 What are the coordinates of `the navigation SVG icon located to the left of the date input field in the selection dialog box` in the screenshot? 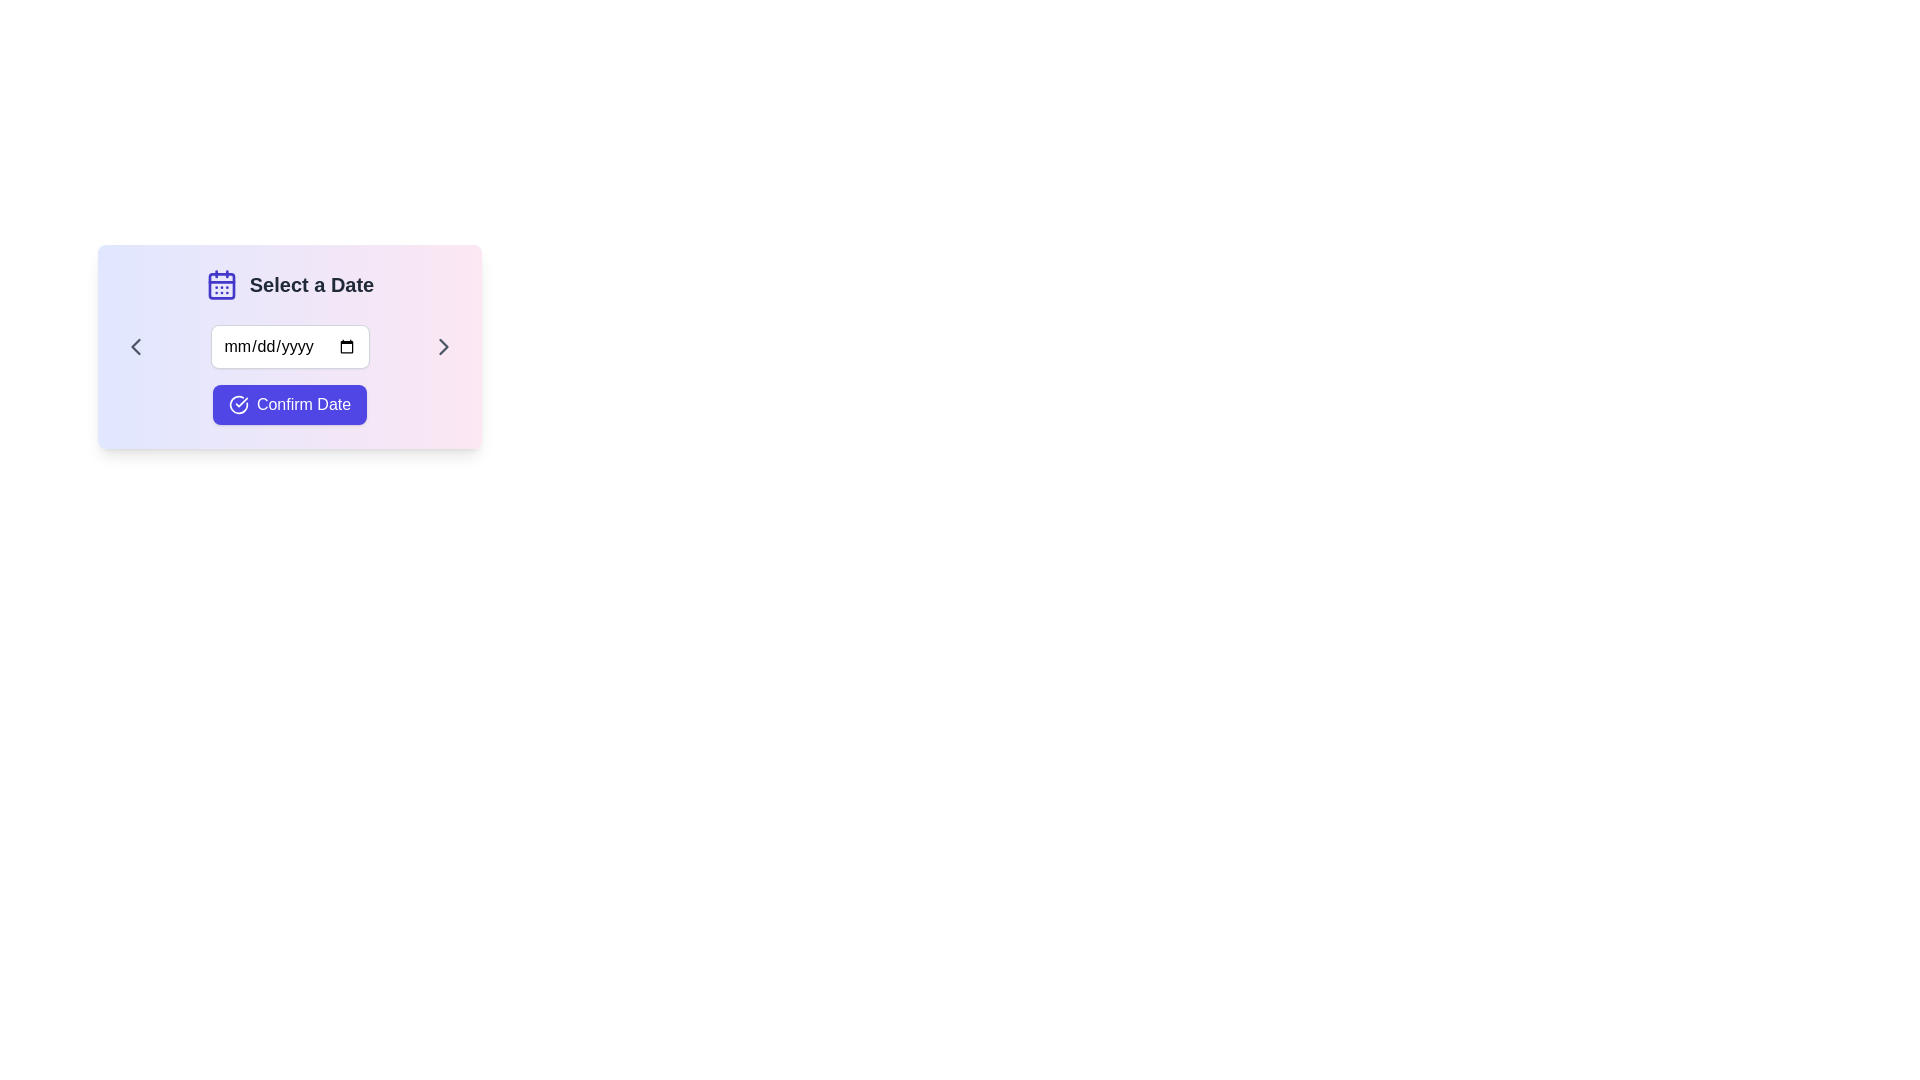 It's located at (134, 346).